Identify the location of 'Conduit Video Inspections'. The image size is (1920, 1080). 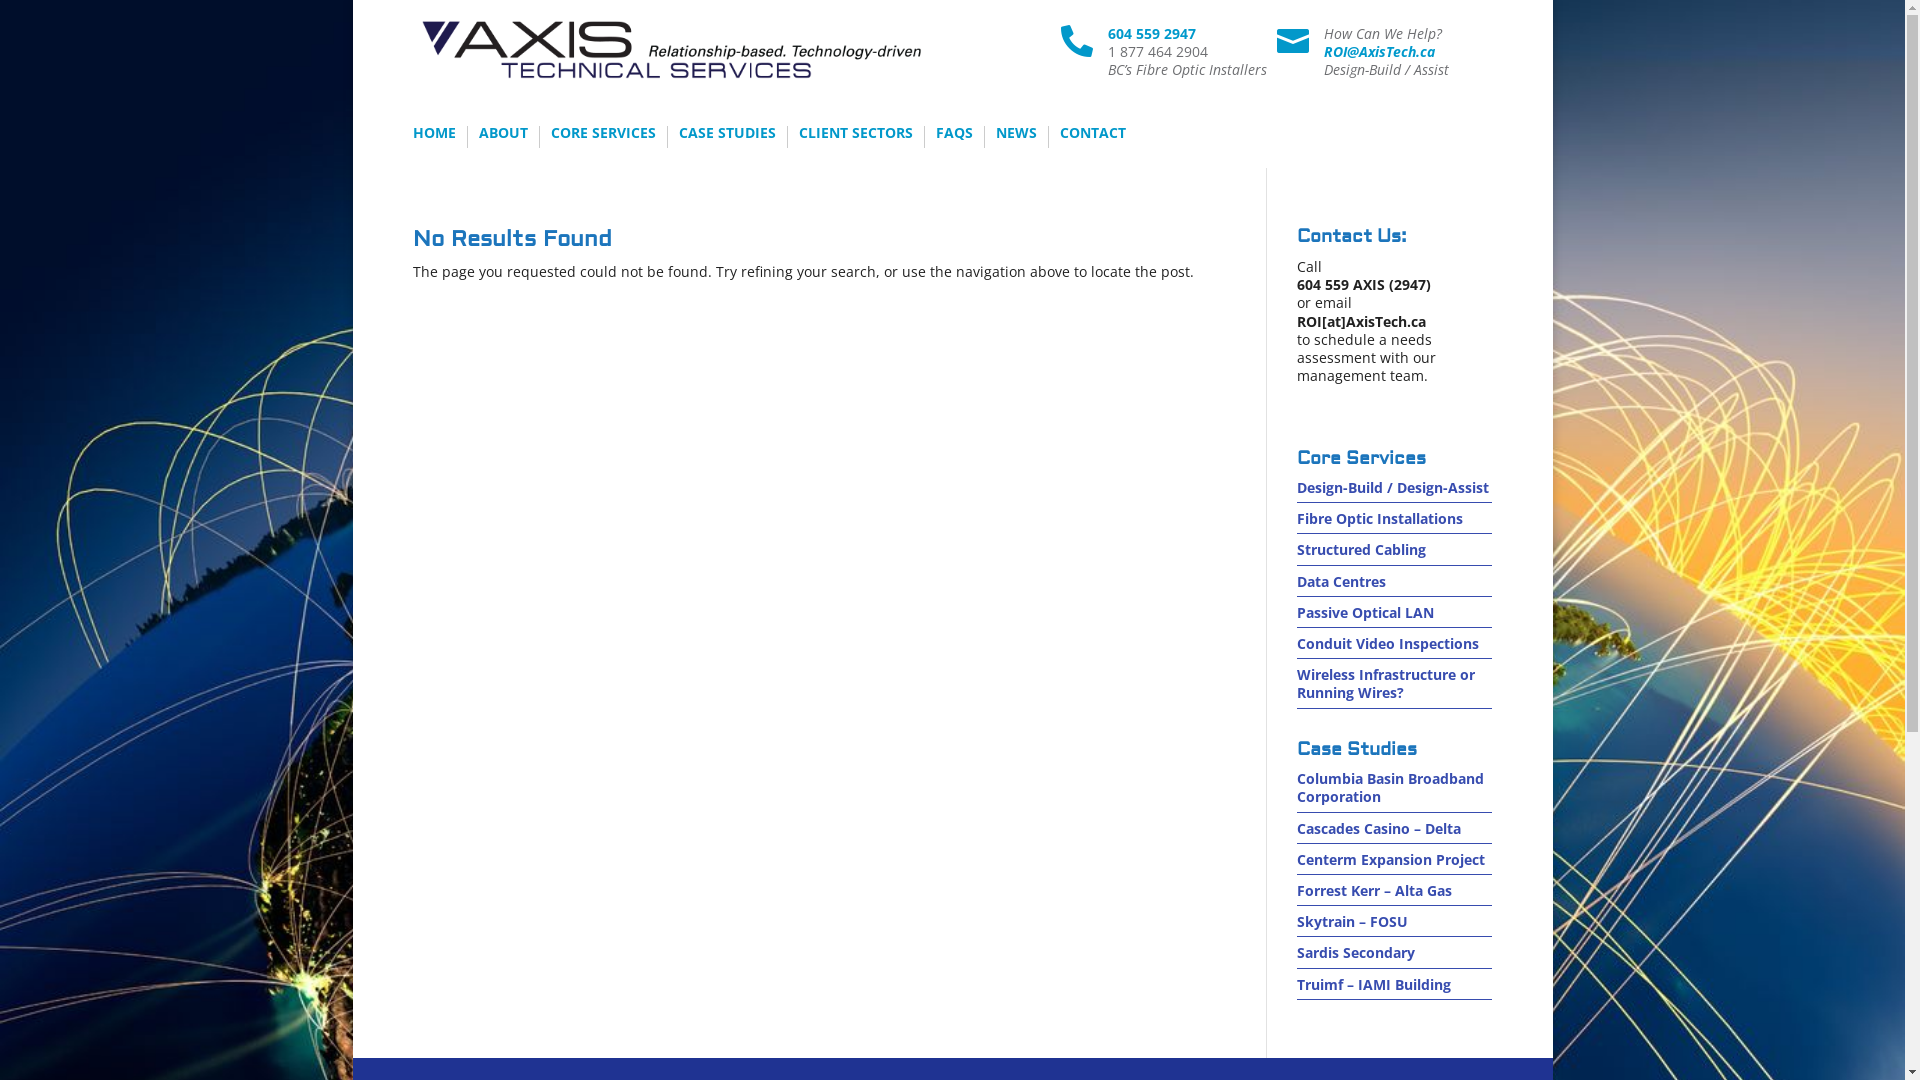
(1386, 643).